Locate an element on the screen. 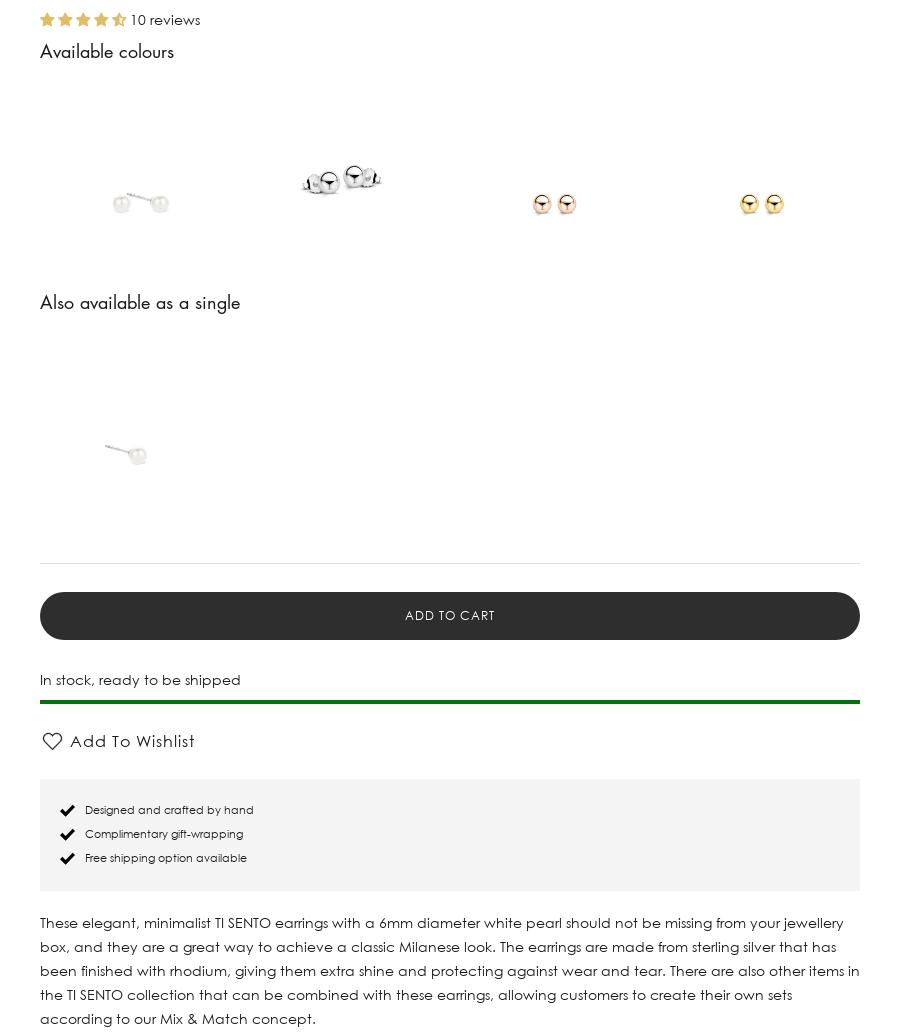 The width and height of the screenshot is (900, 1034). 'Add To Wishlist' is located at coordinates (132, 740).